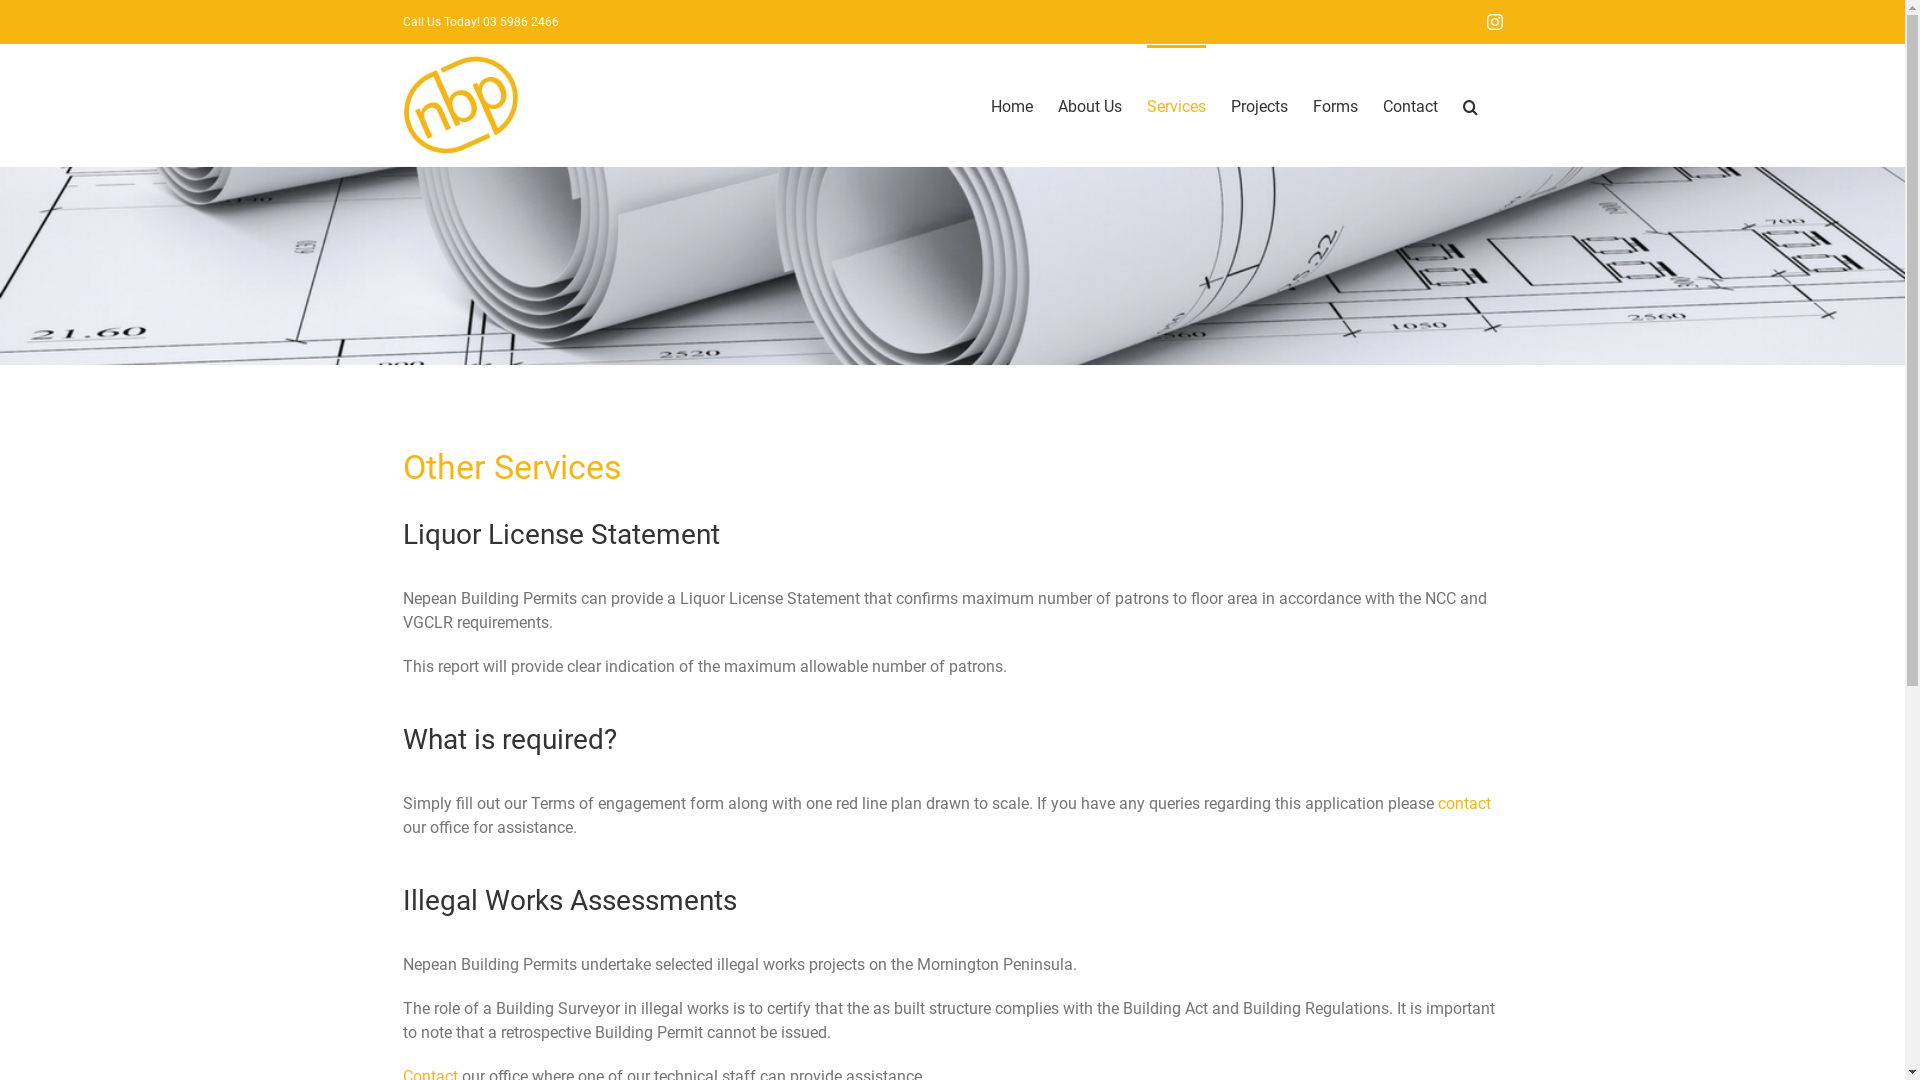  What do you see at coordinates (1088, 104) in the screenshot?
I see `'About Us'` at bounding box center [1088, 104].